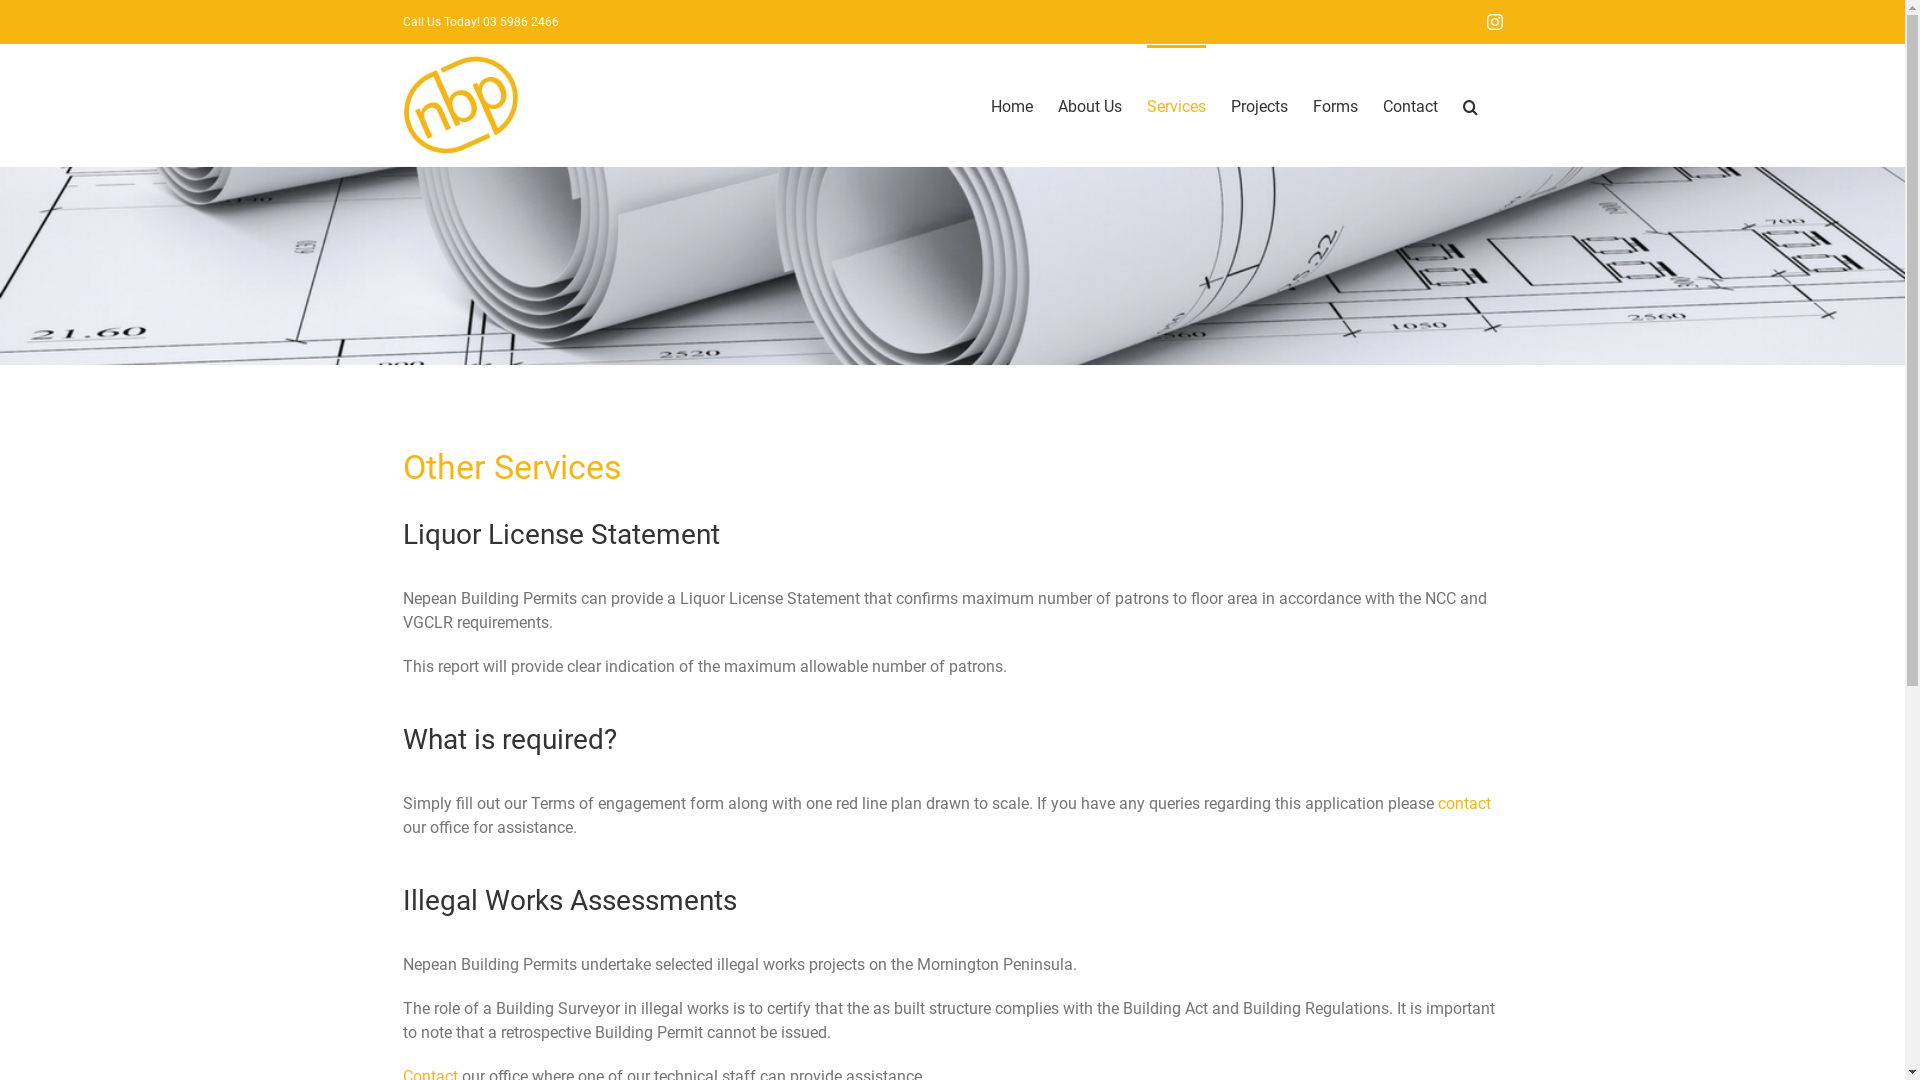  What do you see at coordinates (1088, 104) in the screenshot?
I see `'About Us'` at bounding box center [1088, 104].